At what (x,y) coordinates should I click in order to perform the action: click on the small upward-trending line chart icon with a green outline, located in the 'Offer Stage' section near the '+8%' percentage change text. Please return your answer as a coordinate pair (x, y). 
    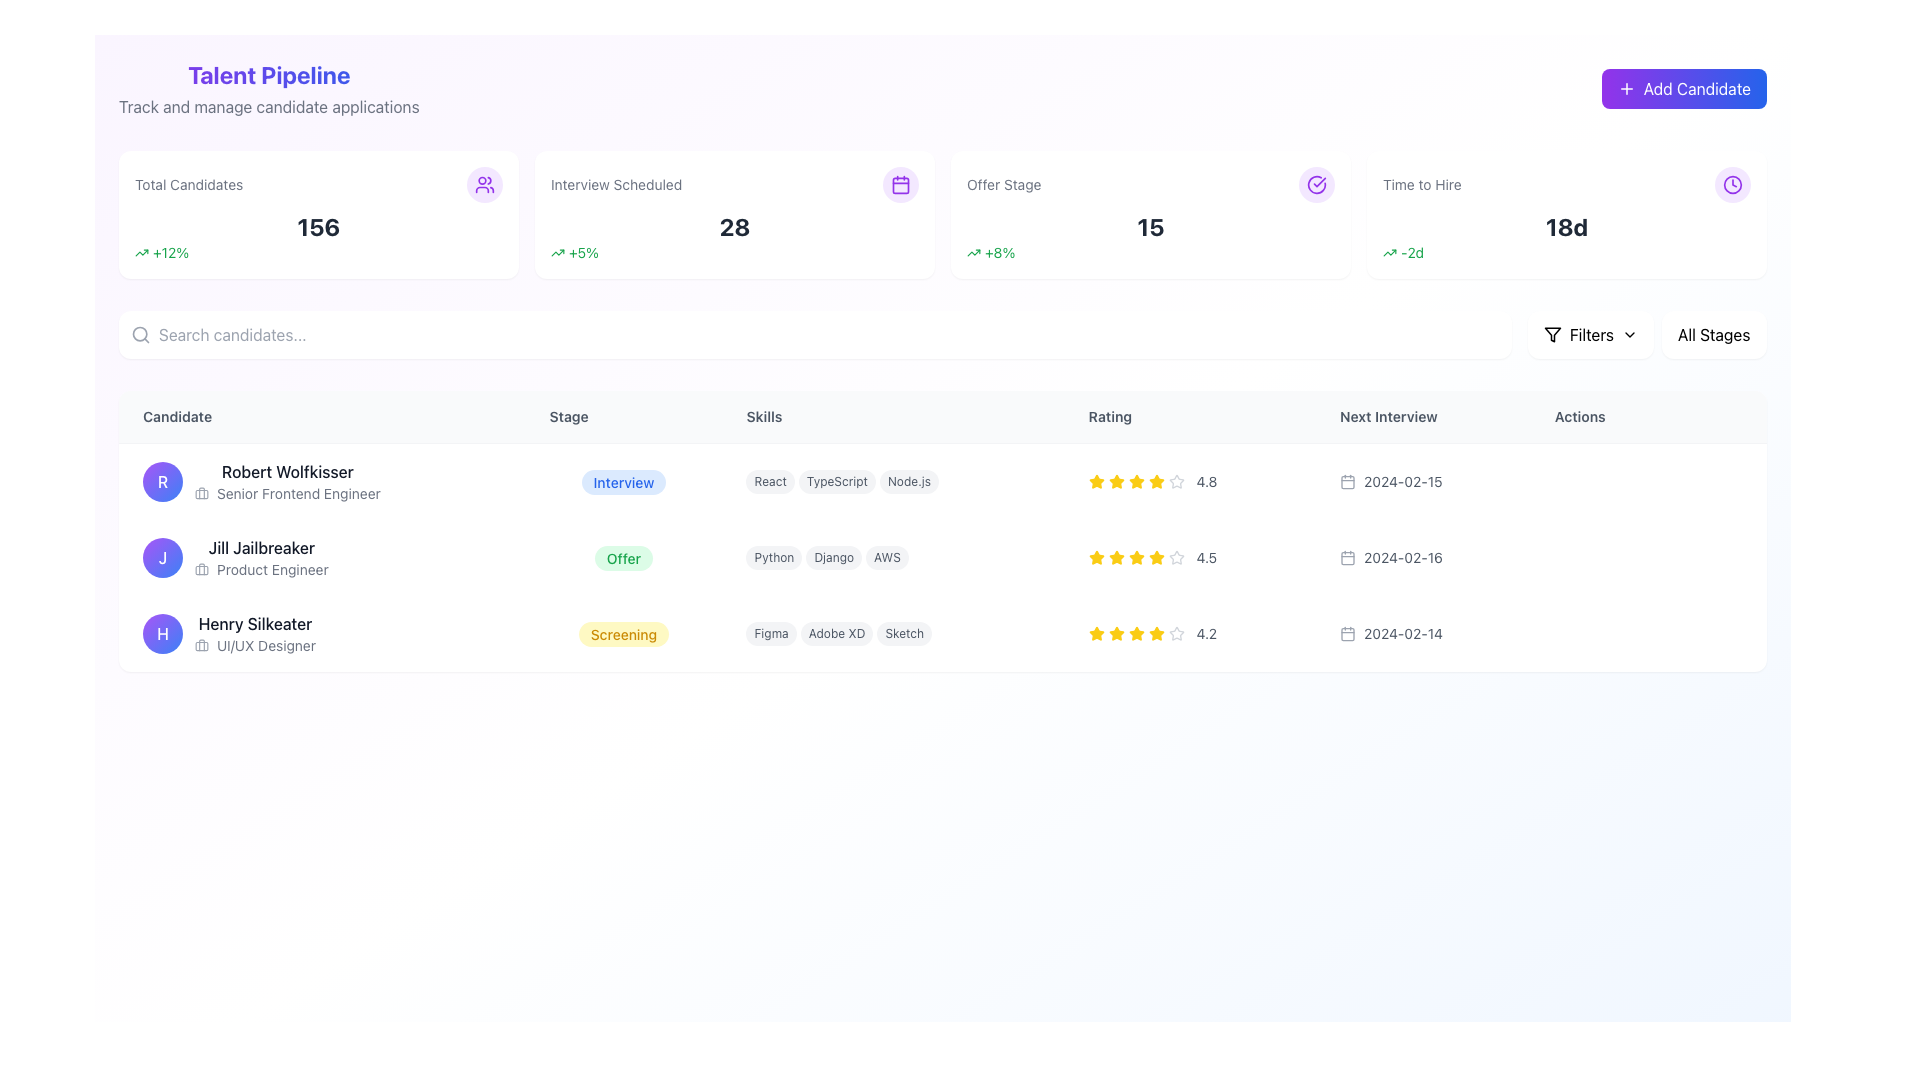
    Looking at the image, I should click on (974, 252).